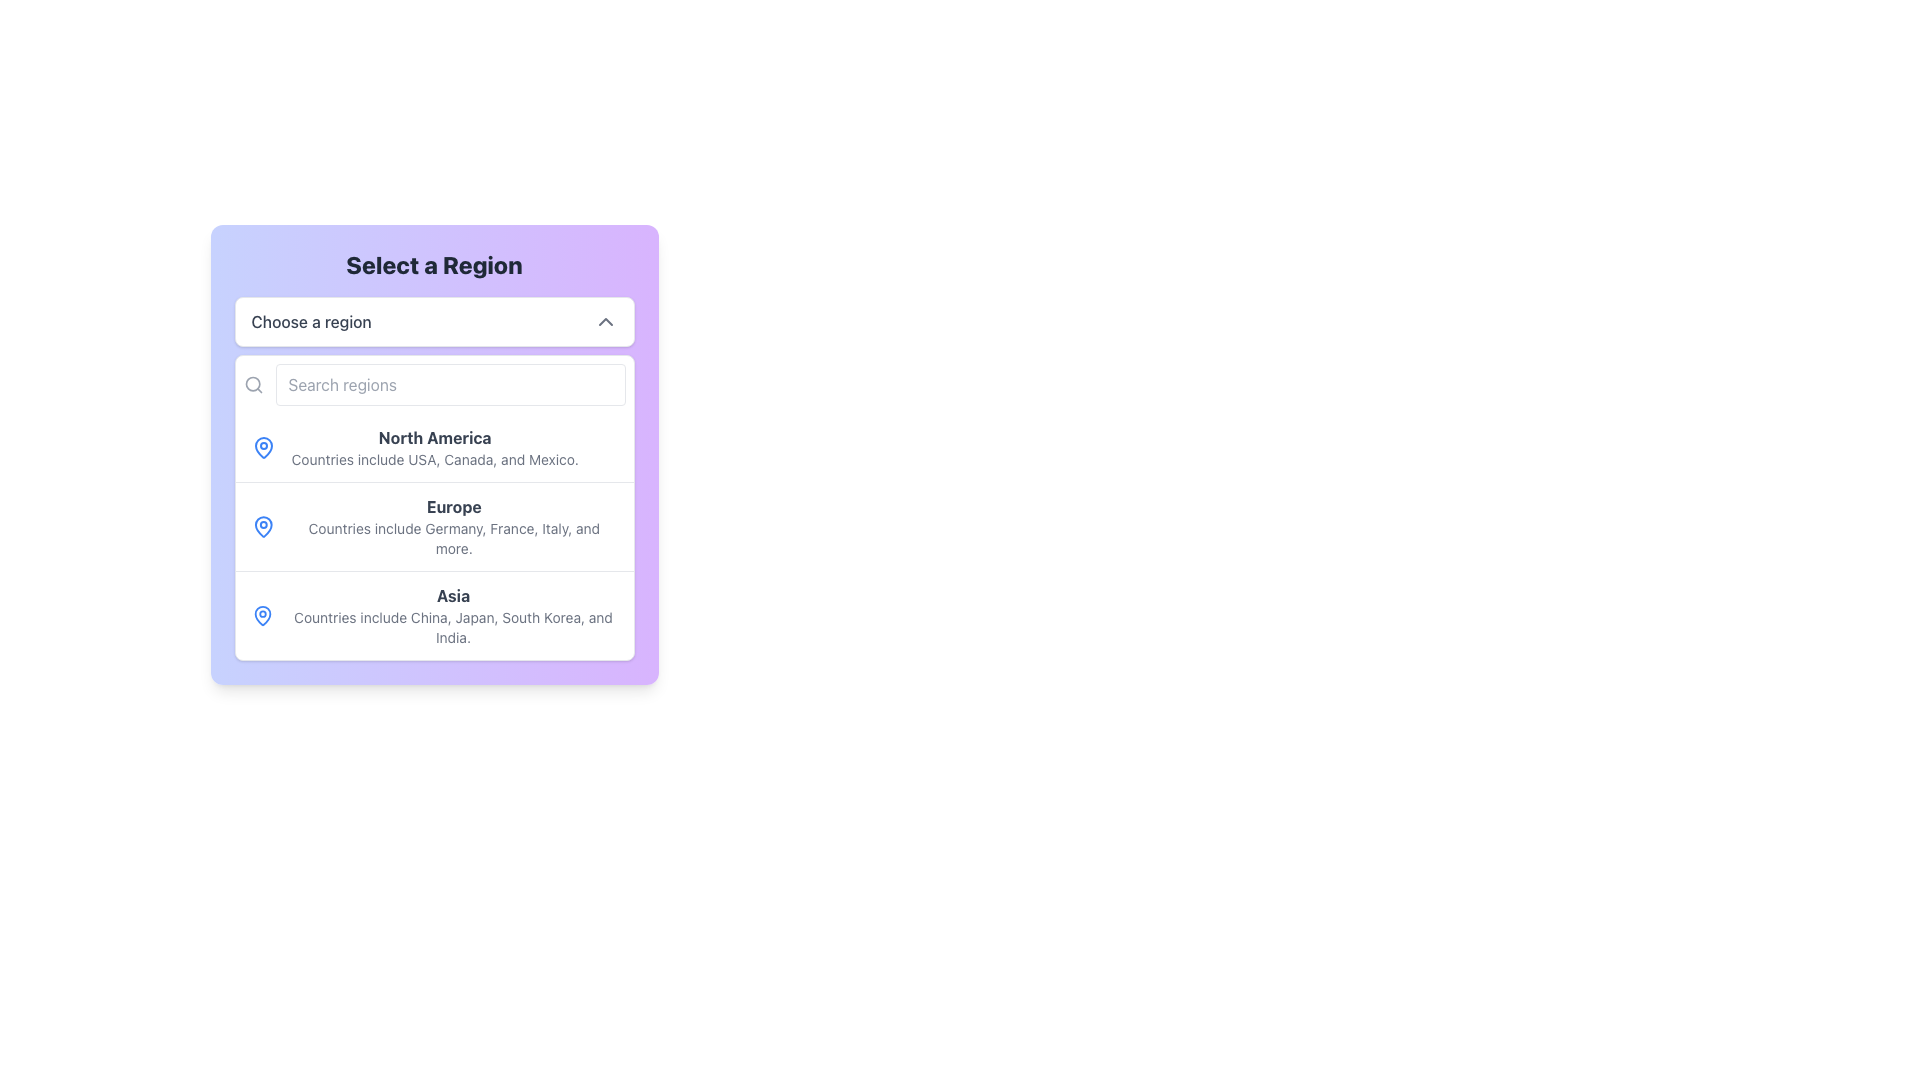  Describe the element at coordinates (434, 437) in the screenshot. I see `the static text element that serves as the title for the 'North America' option, which is positioned above the descriptive text and is the first entry in the list` at that location.